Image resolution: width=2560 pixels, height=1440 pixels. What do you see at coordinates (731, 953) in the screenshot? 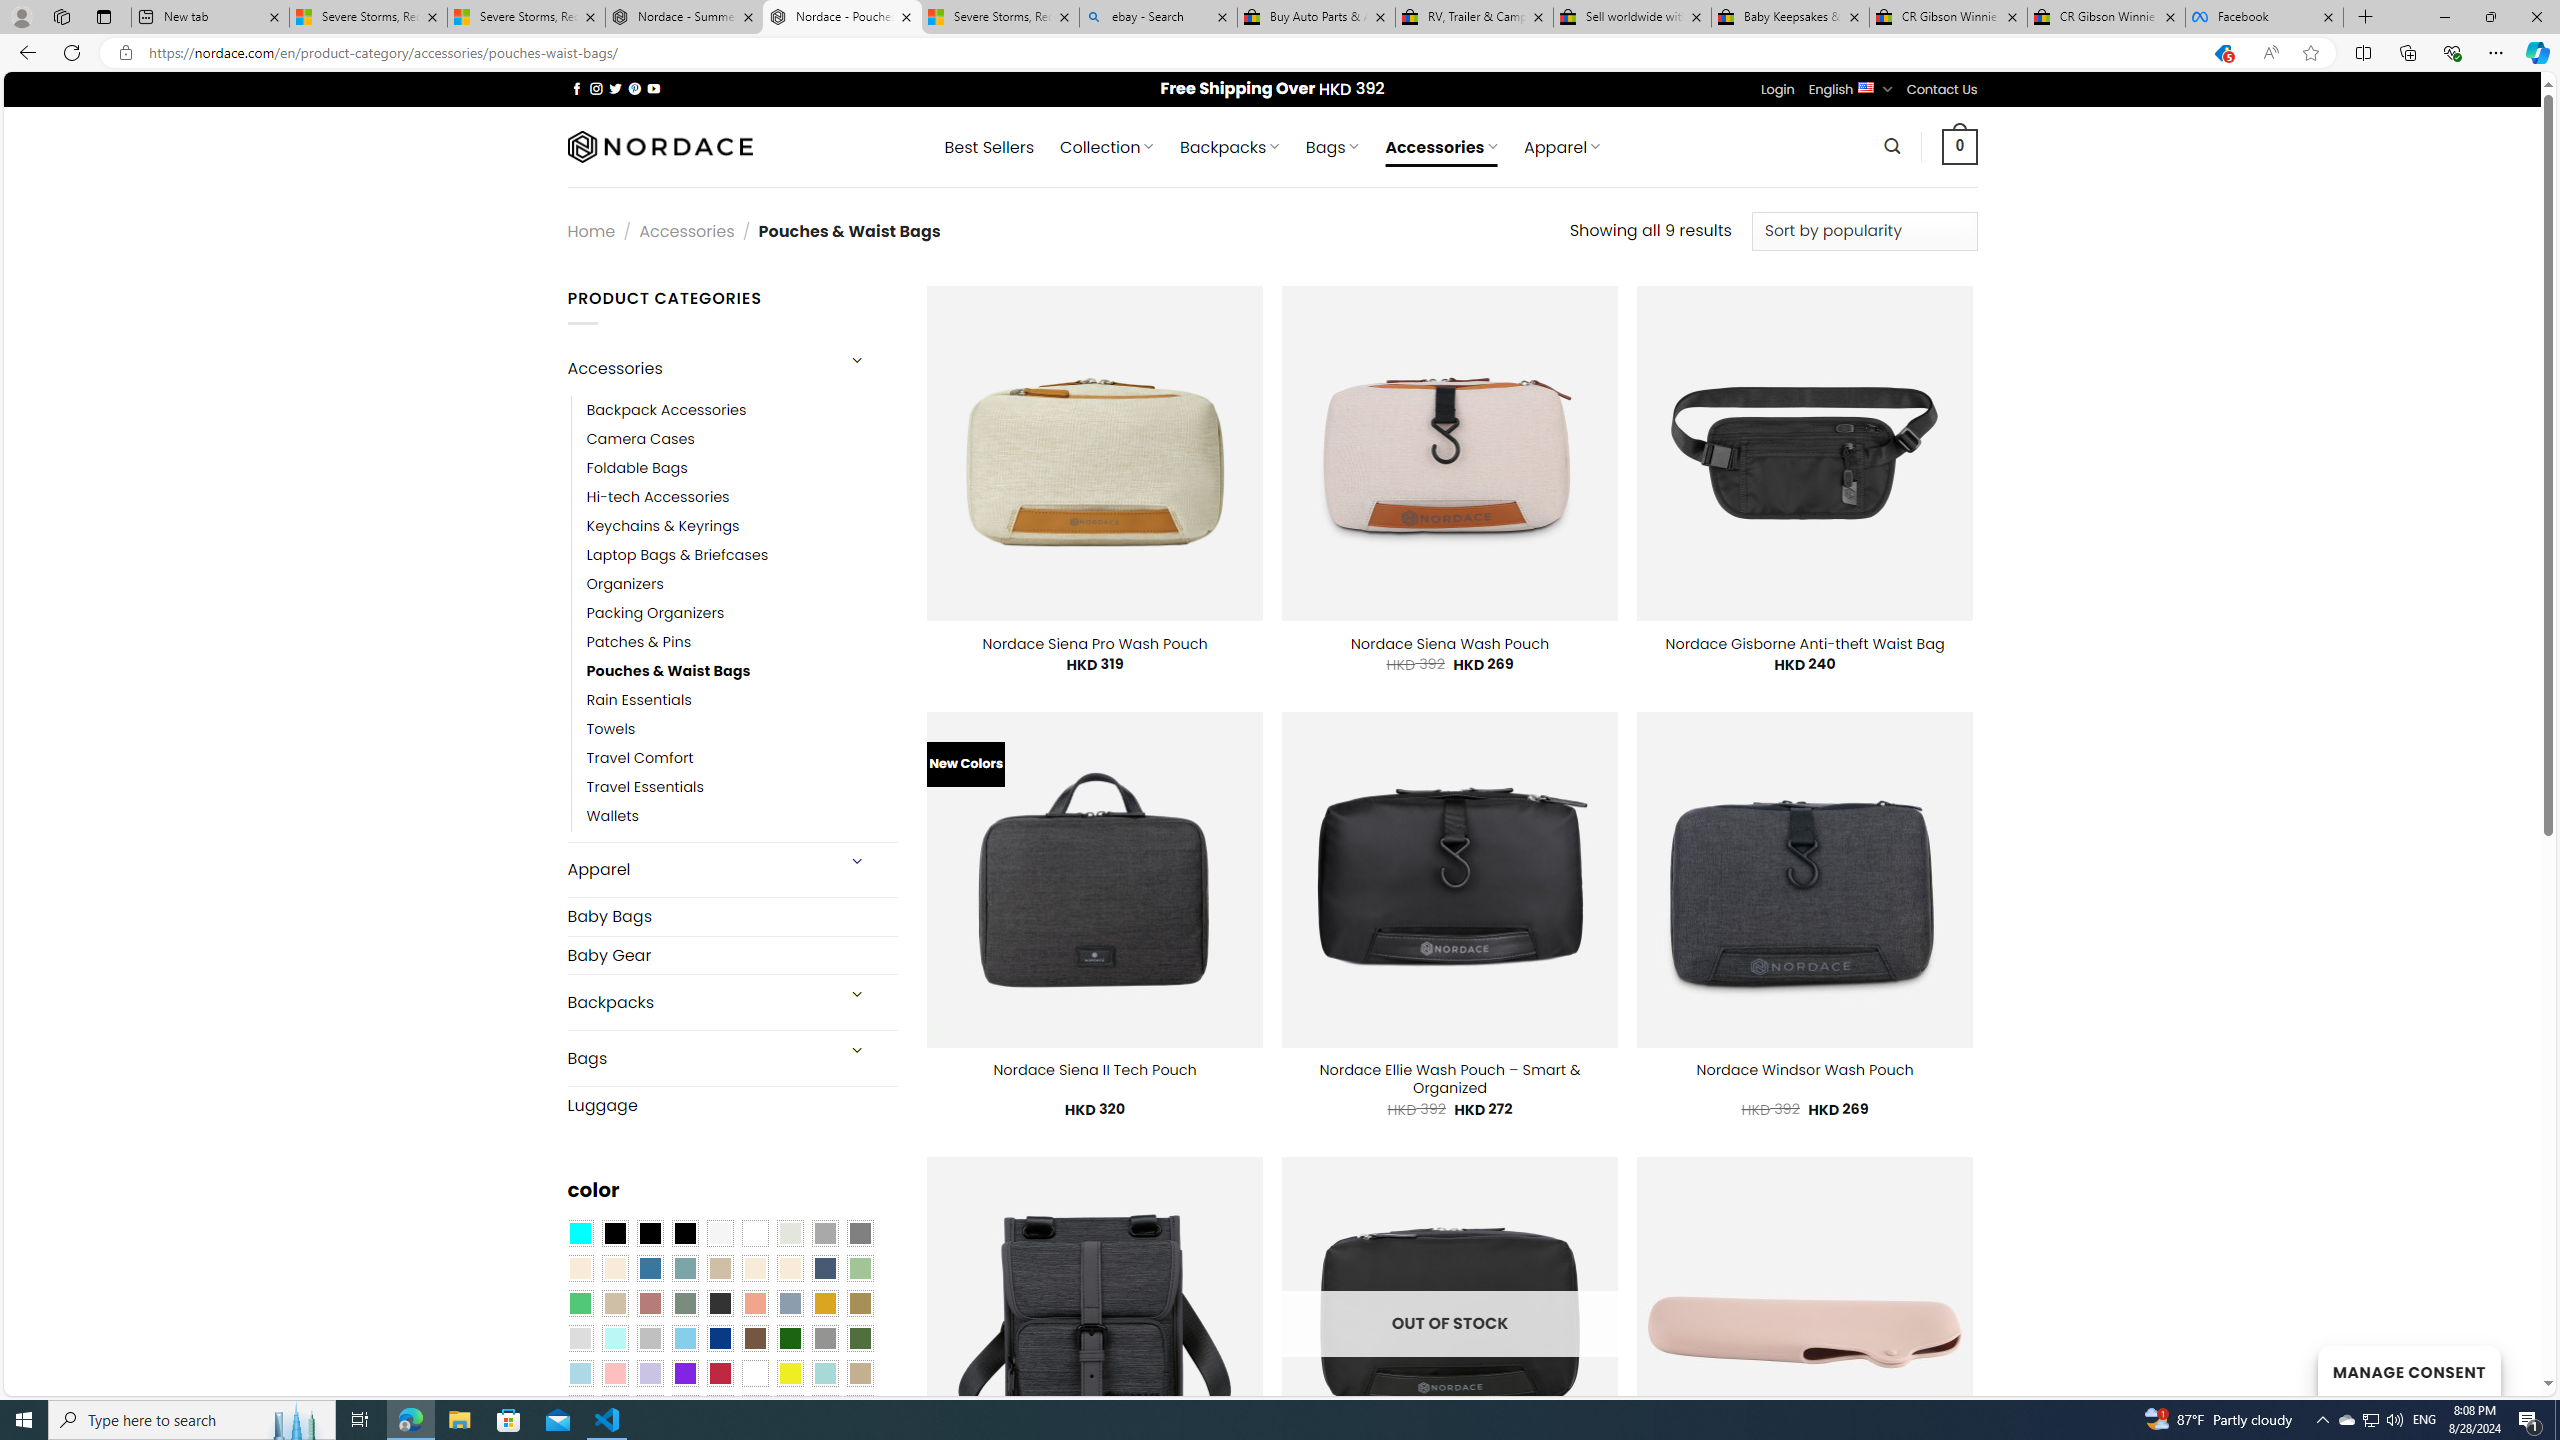
I see `'Baby Gear'` at bounding box center [731, 953].